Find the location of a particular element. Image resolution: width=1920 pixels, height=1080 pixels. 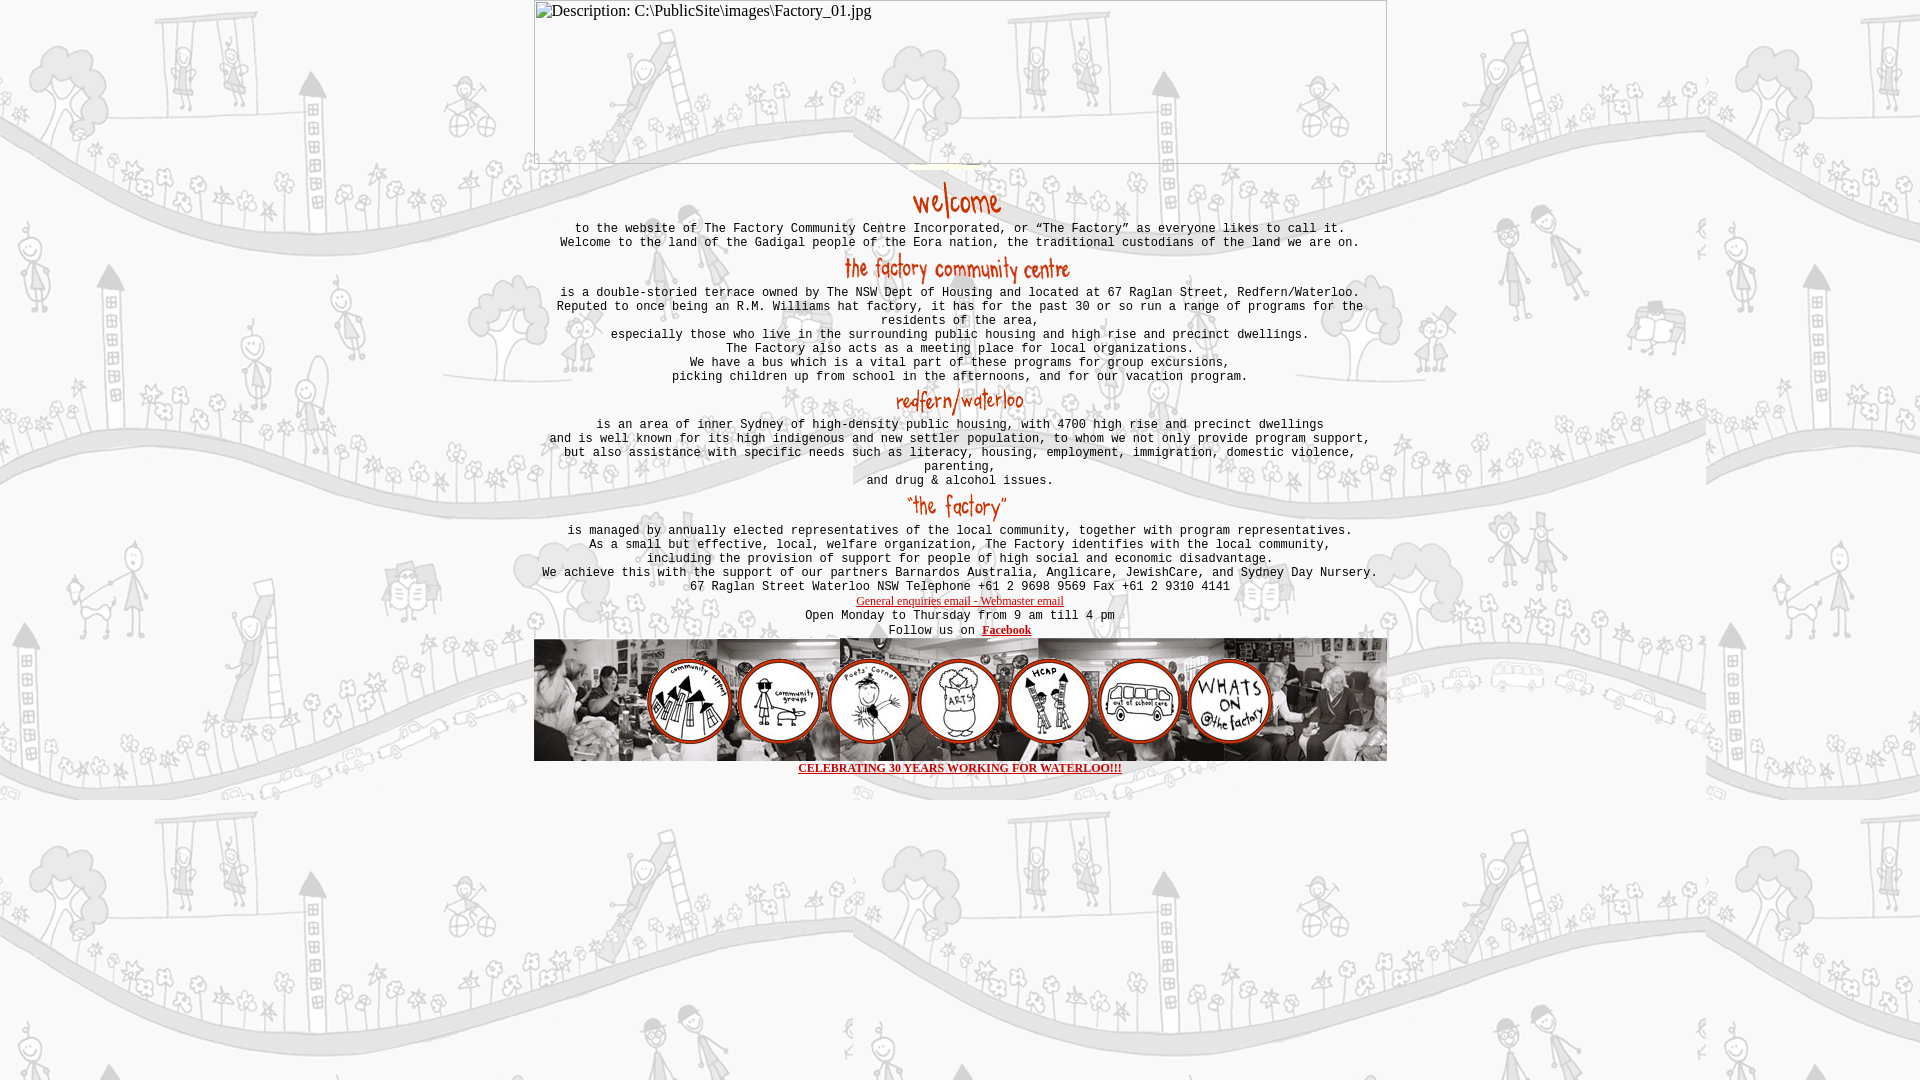

'CELEBRATING 30 YEARS WORKING FOR WATERLOO!!!' is located at coordinates (960, 766).